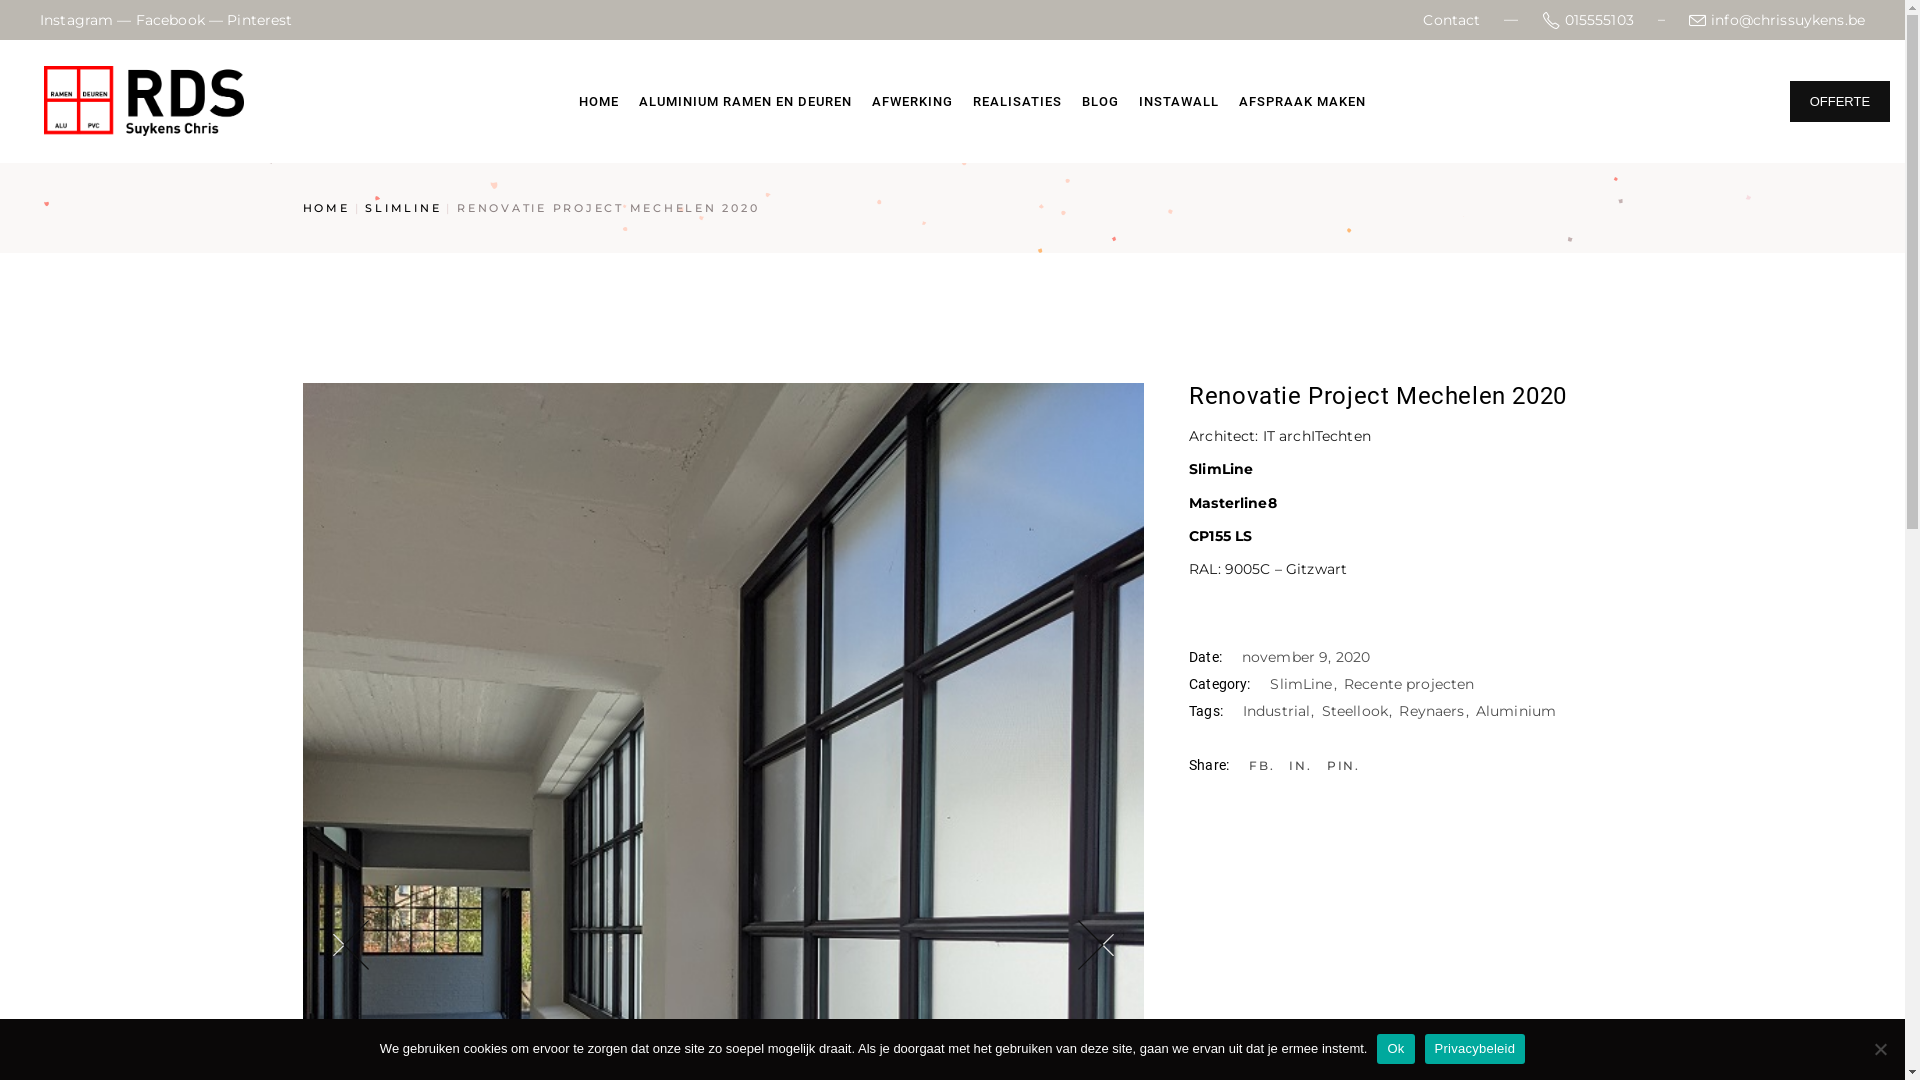  Describe the element at coordinates (1434, 709) in the screenshot. I see `'Reynaers'` at that location.